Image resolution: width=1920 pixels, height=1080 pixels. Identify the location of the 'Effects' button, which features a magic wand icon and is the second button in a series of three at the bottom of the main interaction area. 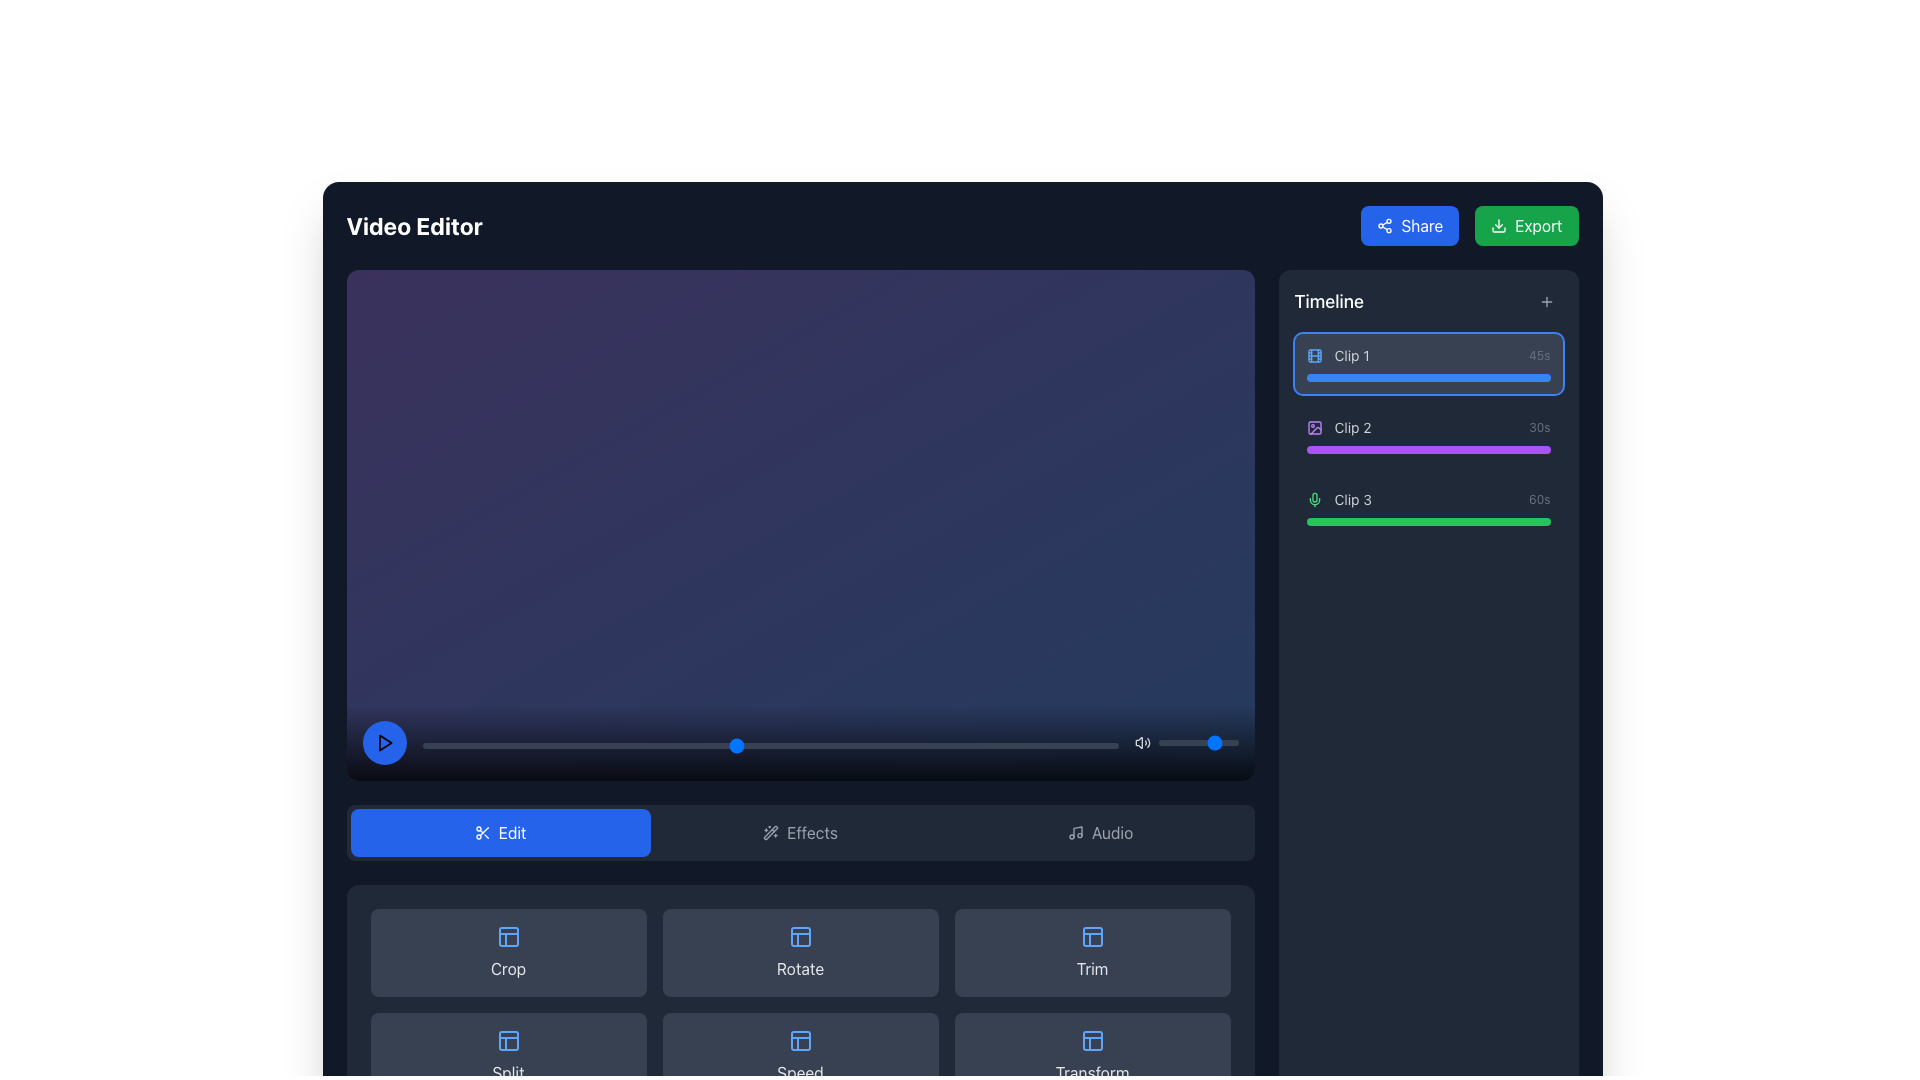
(800, 832).